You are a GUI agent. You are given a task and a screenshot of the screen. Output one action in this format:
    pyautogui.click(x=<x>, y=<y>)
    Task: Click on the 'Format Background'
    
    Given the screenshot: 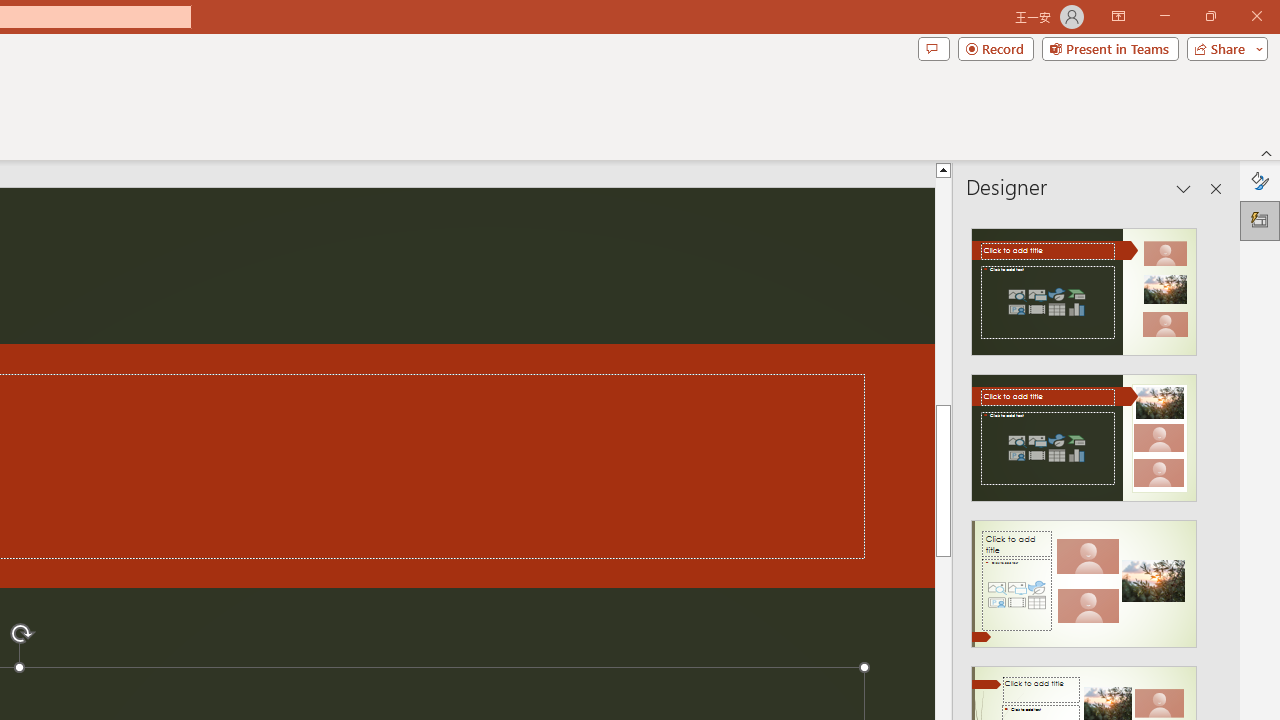 What is the action you would take?
    pyautogui.click(x=1259, y=181)
    